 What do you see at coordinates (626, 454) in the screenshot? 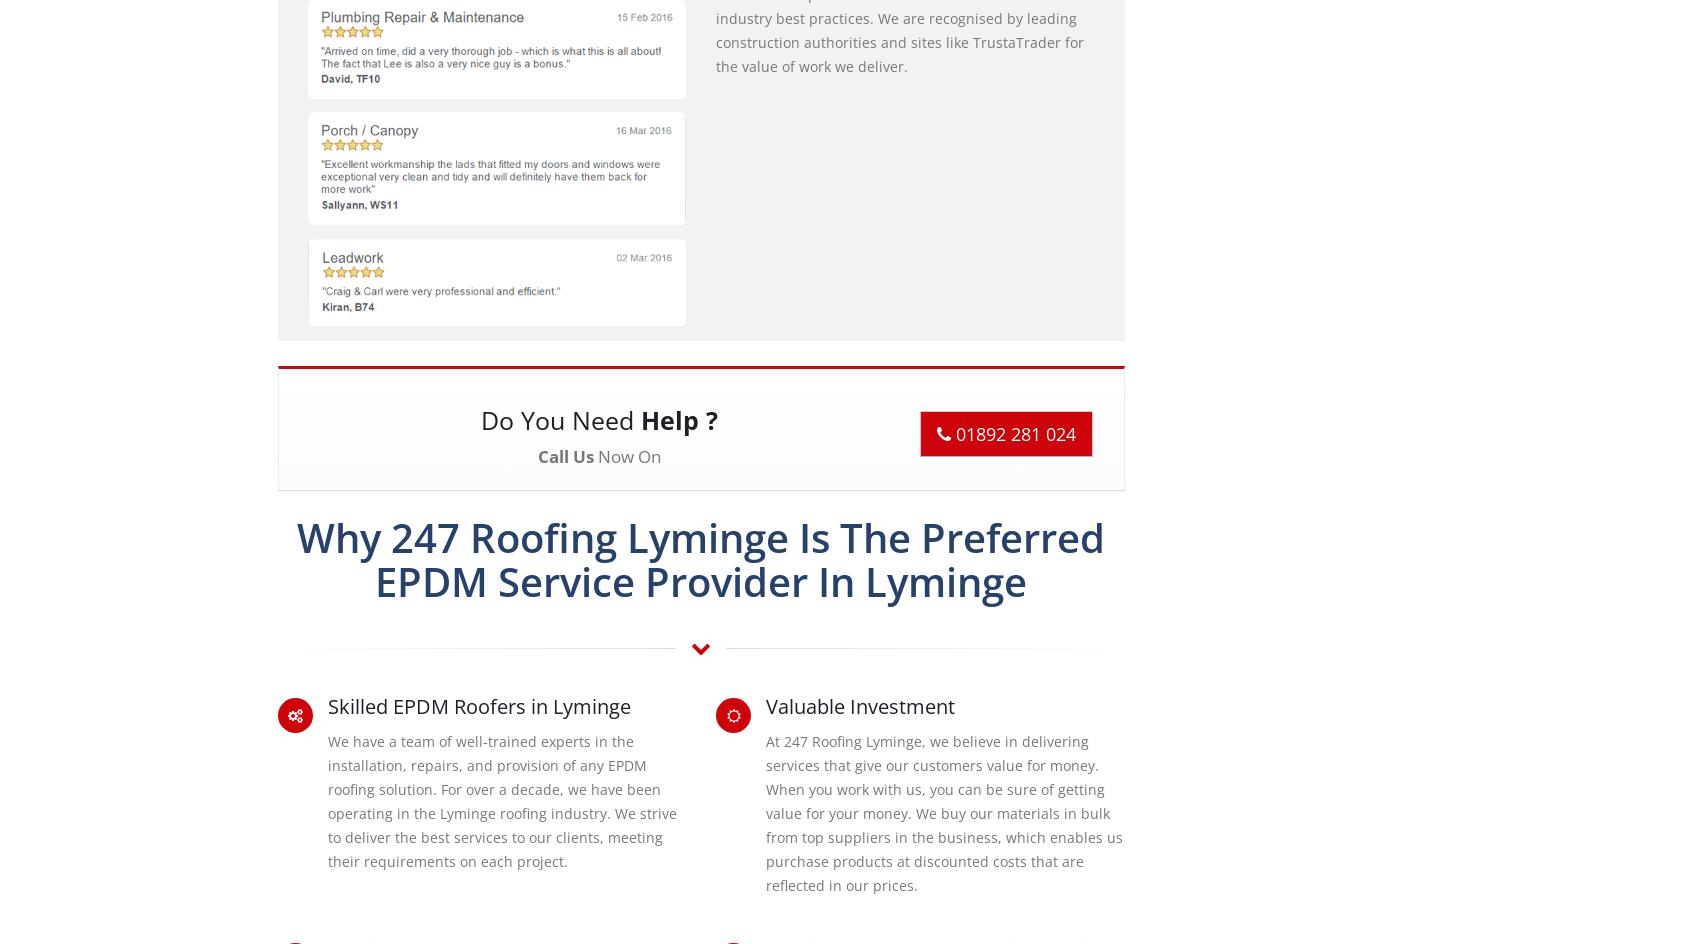
I see `'Now On'` at bounding box center [626, 454].